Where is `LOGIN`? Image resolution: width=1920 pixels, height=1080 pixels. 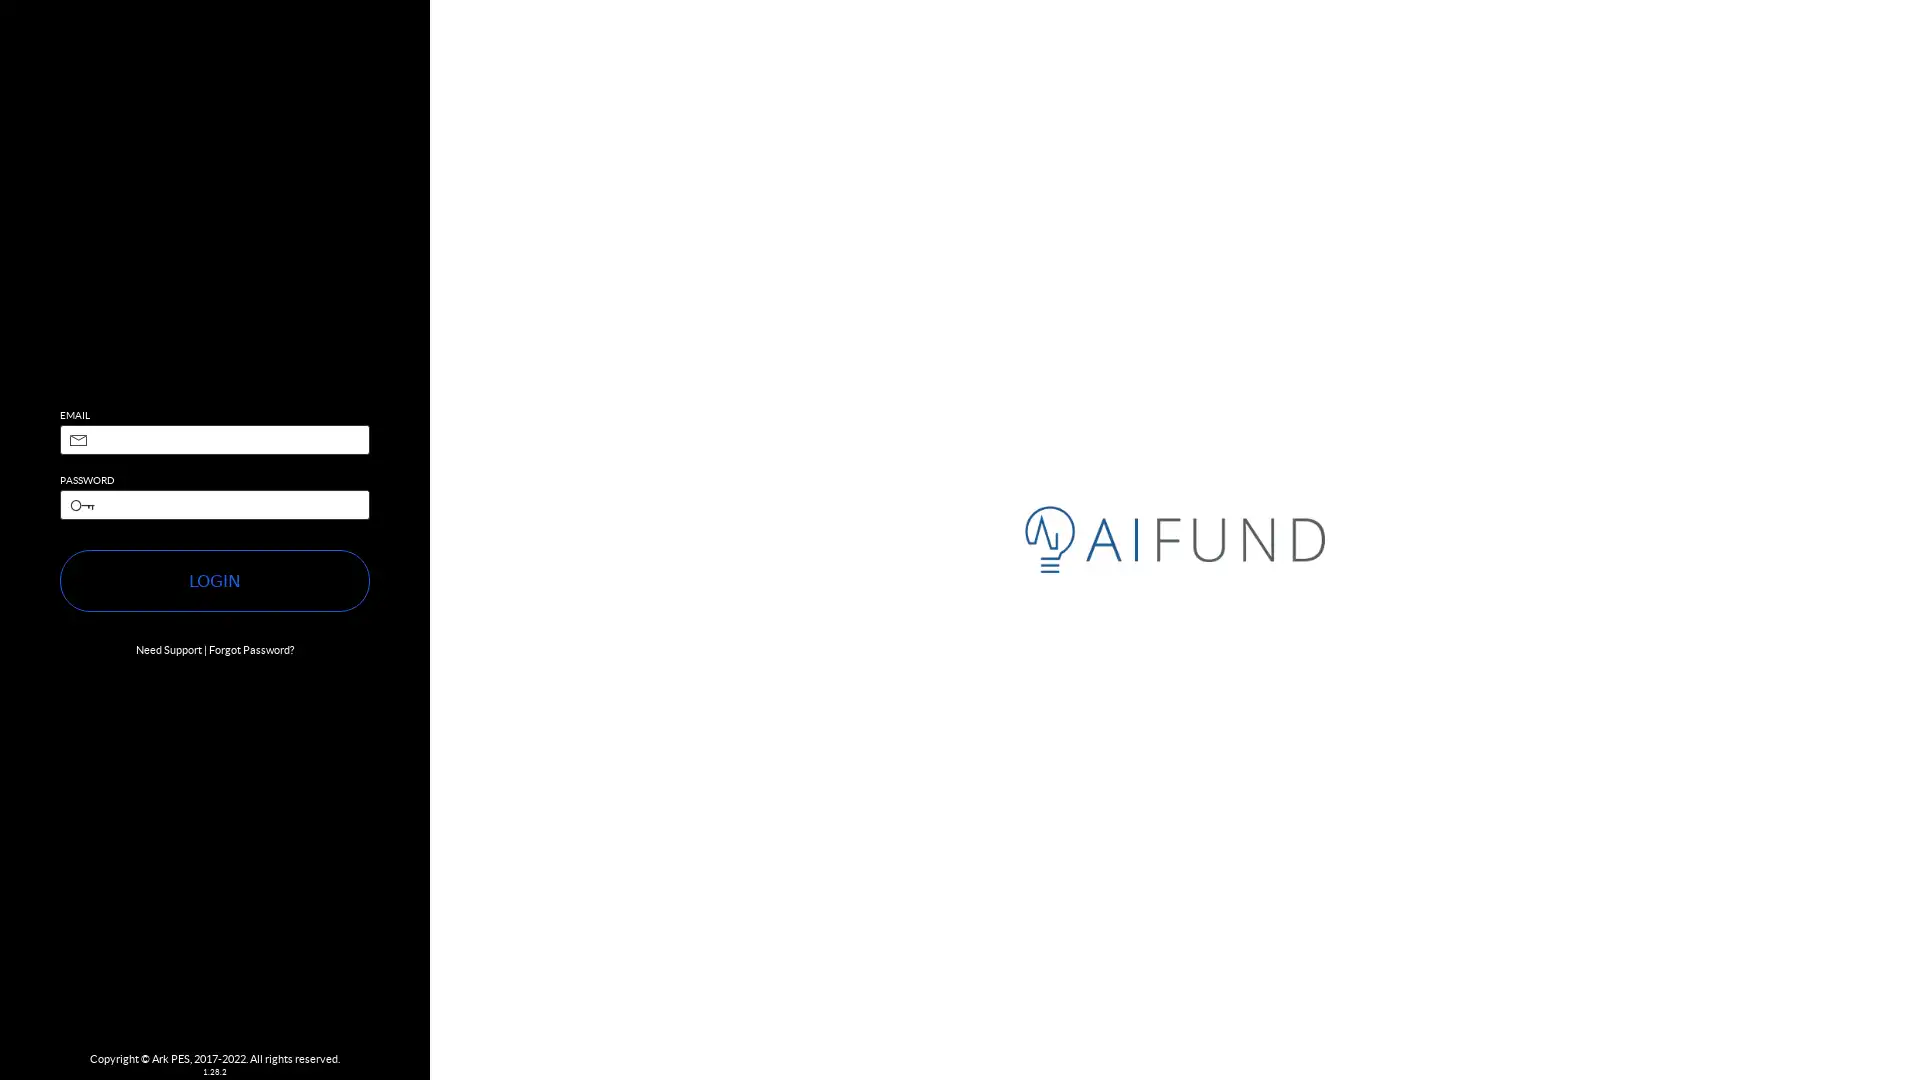
LOGIN is located at coordinates (215, 579).